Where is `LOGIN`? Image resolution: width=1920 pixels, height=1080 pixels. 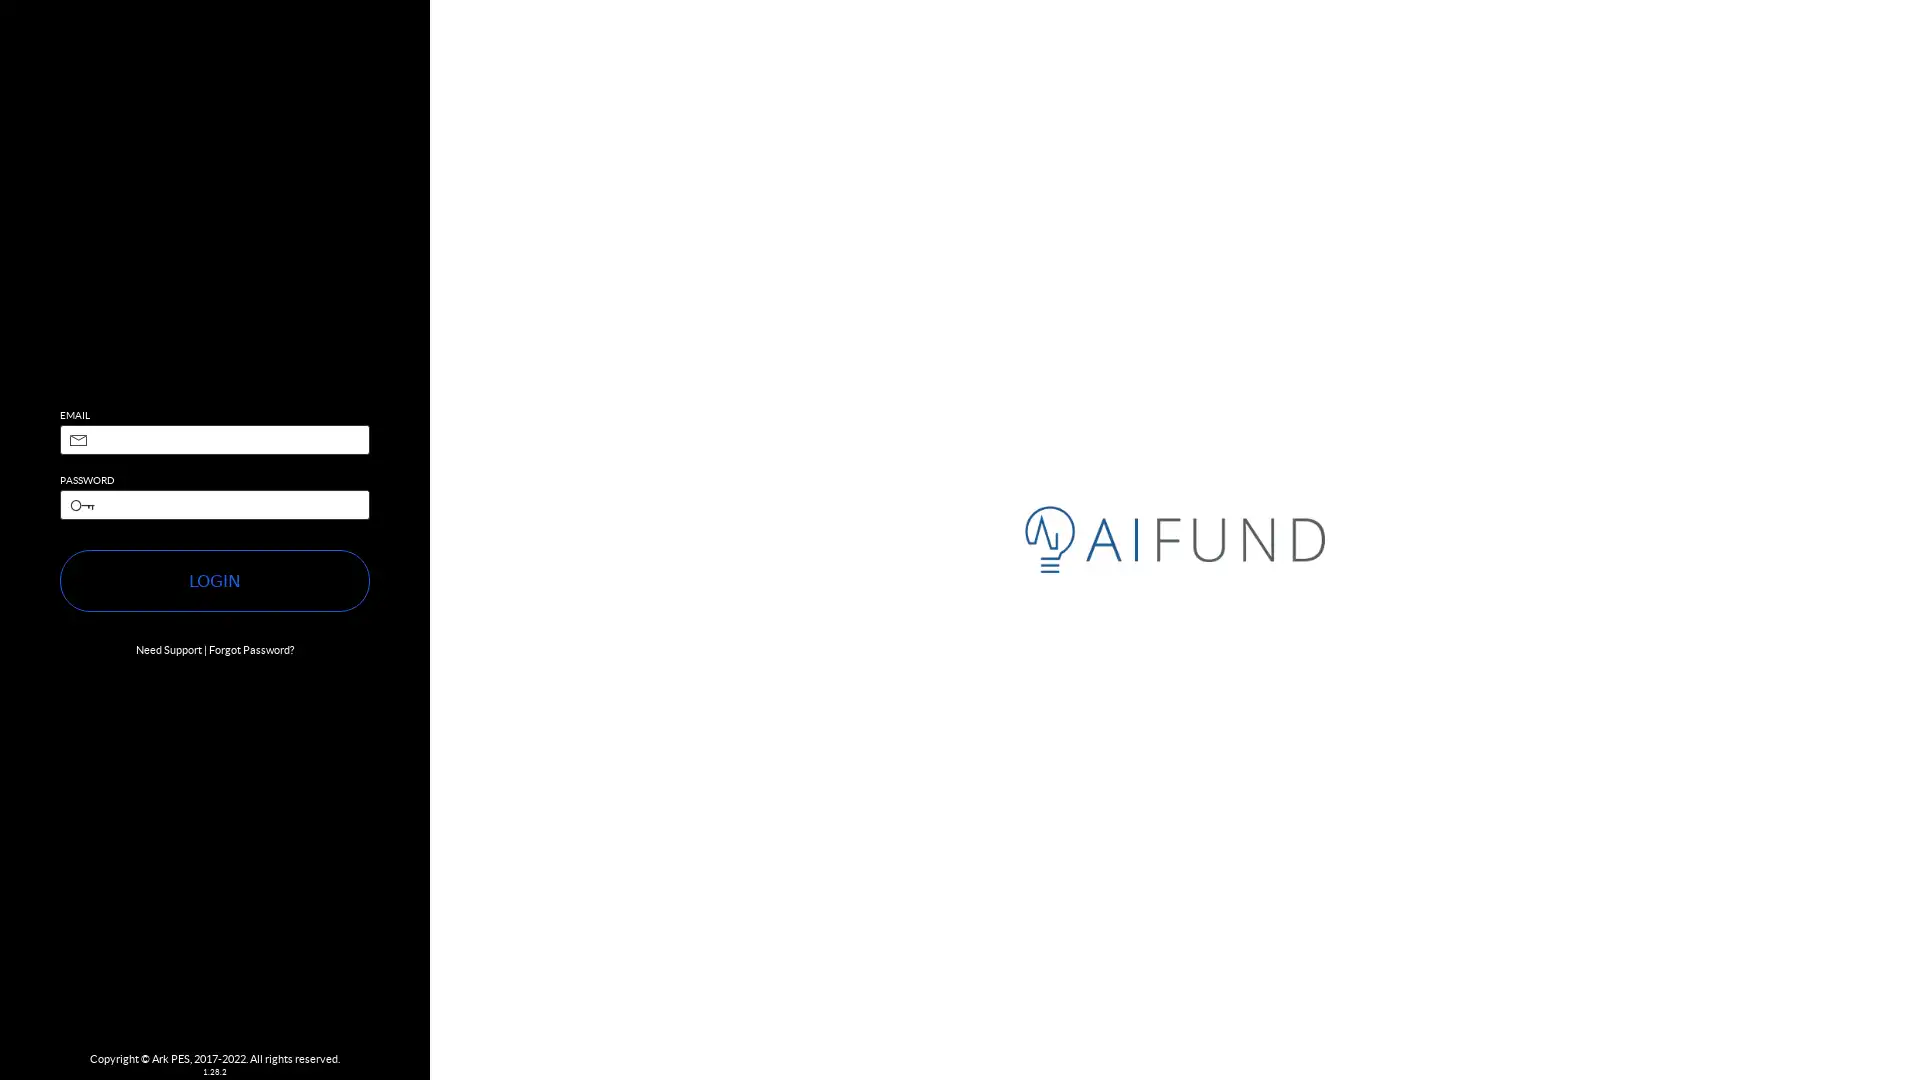
LOGIN is located at coordinates (215, 579).